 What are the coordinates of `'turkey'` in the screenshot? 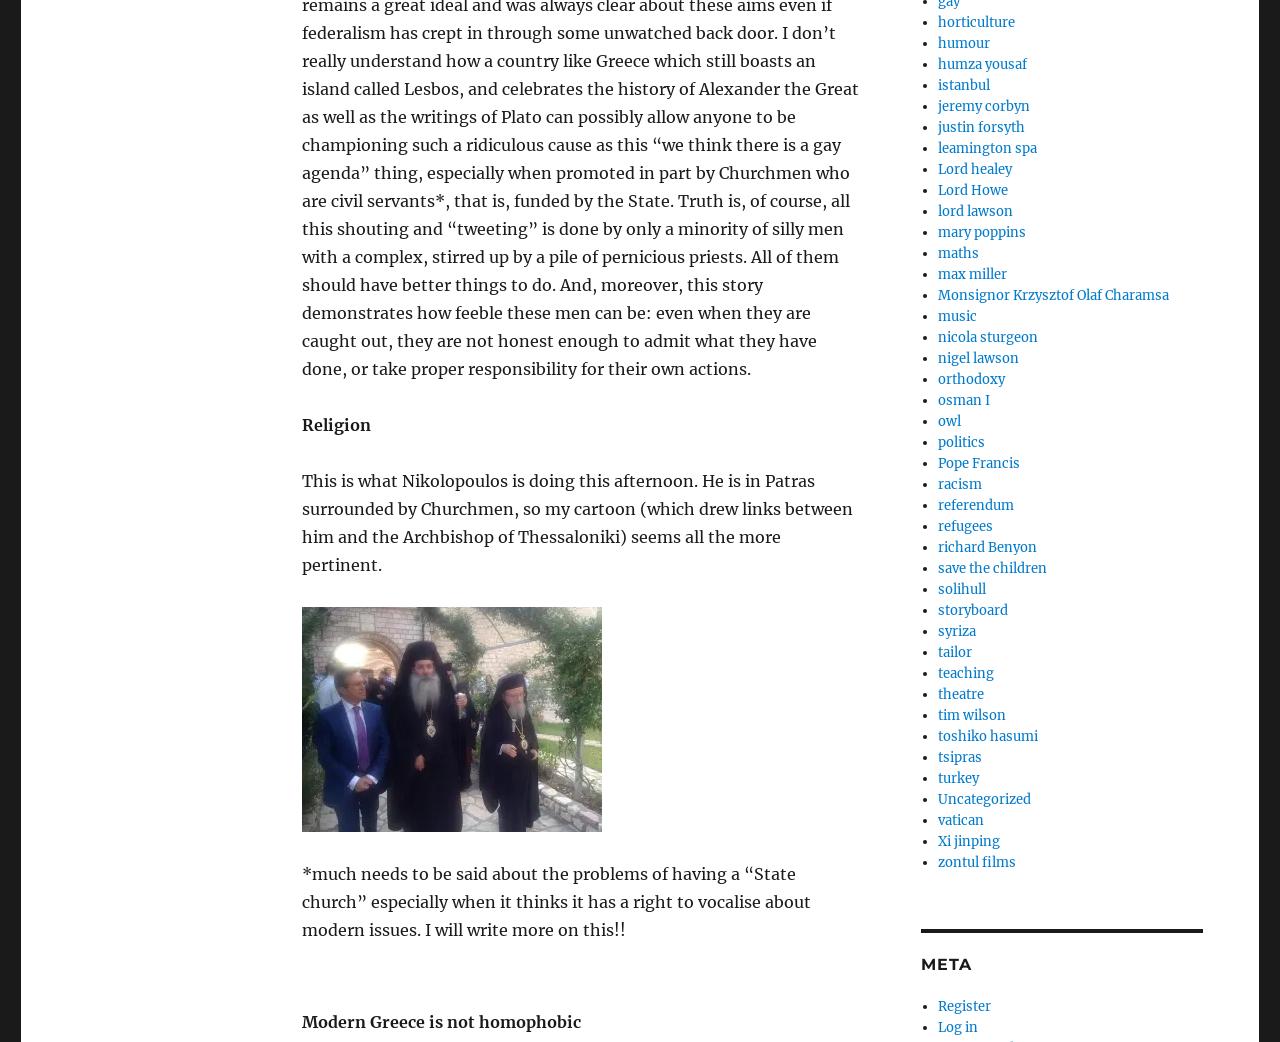 It's located at (956, 777).